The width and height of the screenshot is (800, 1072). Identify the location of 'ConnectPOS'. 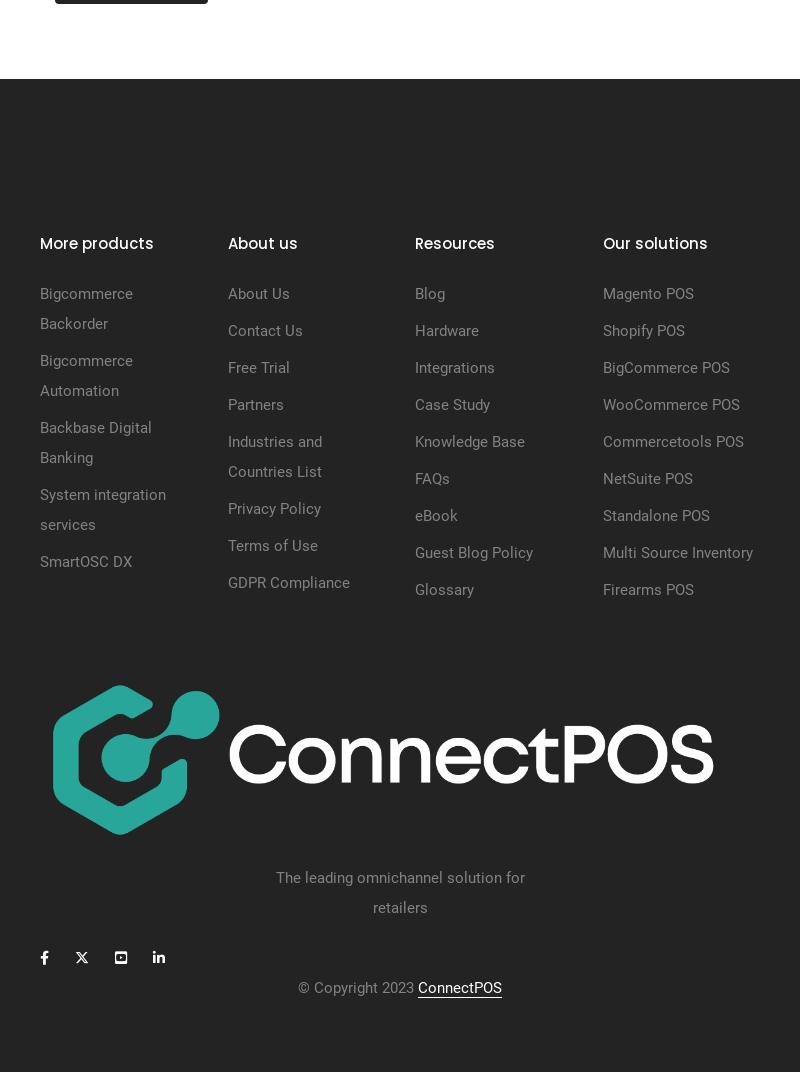
(418, 985).